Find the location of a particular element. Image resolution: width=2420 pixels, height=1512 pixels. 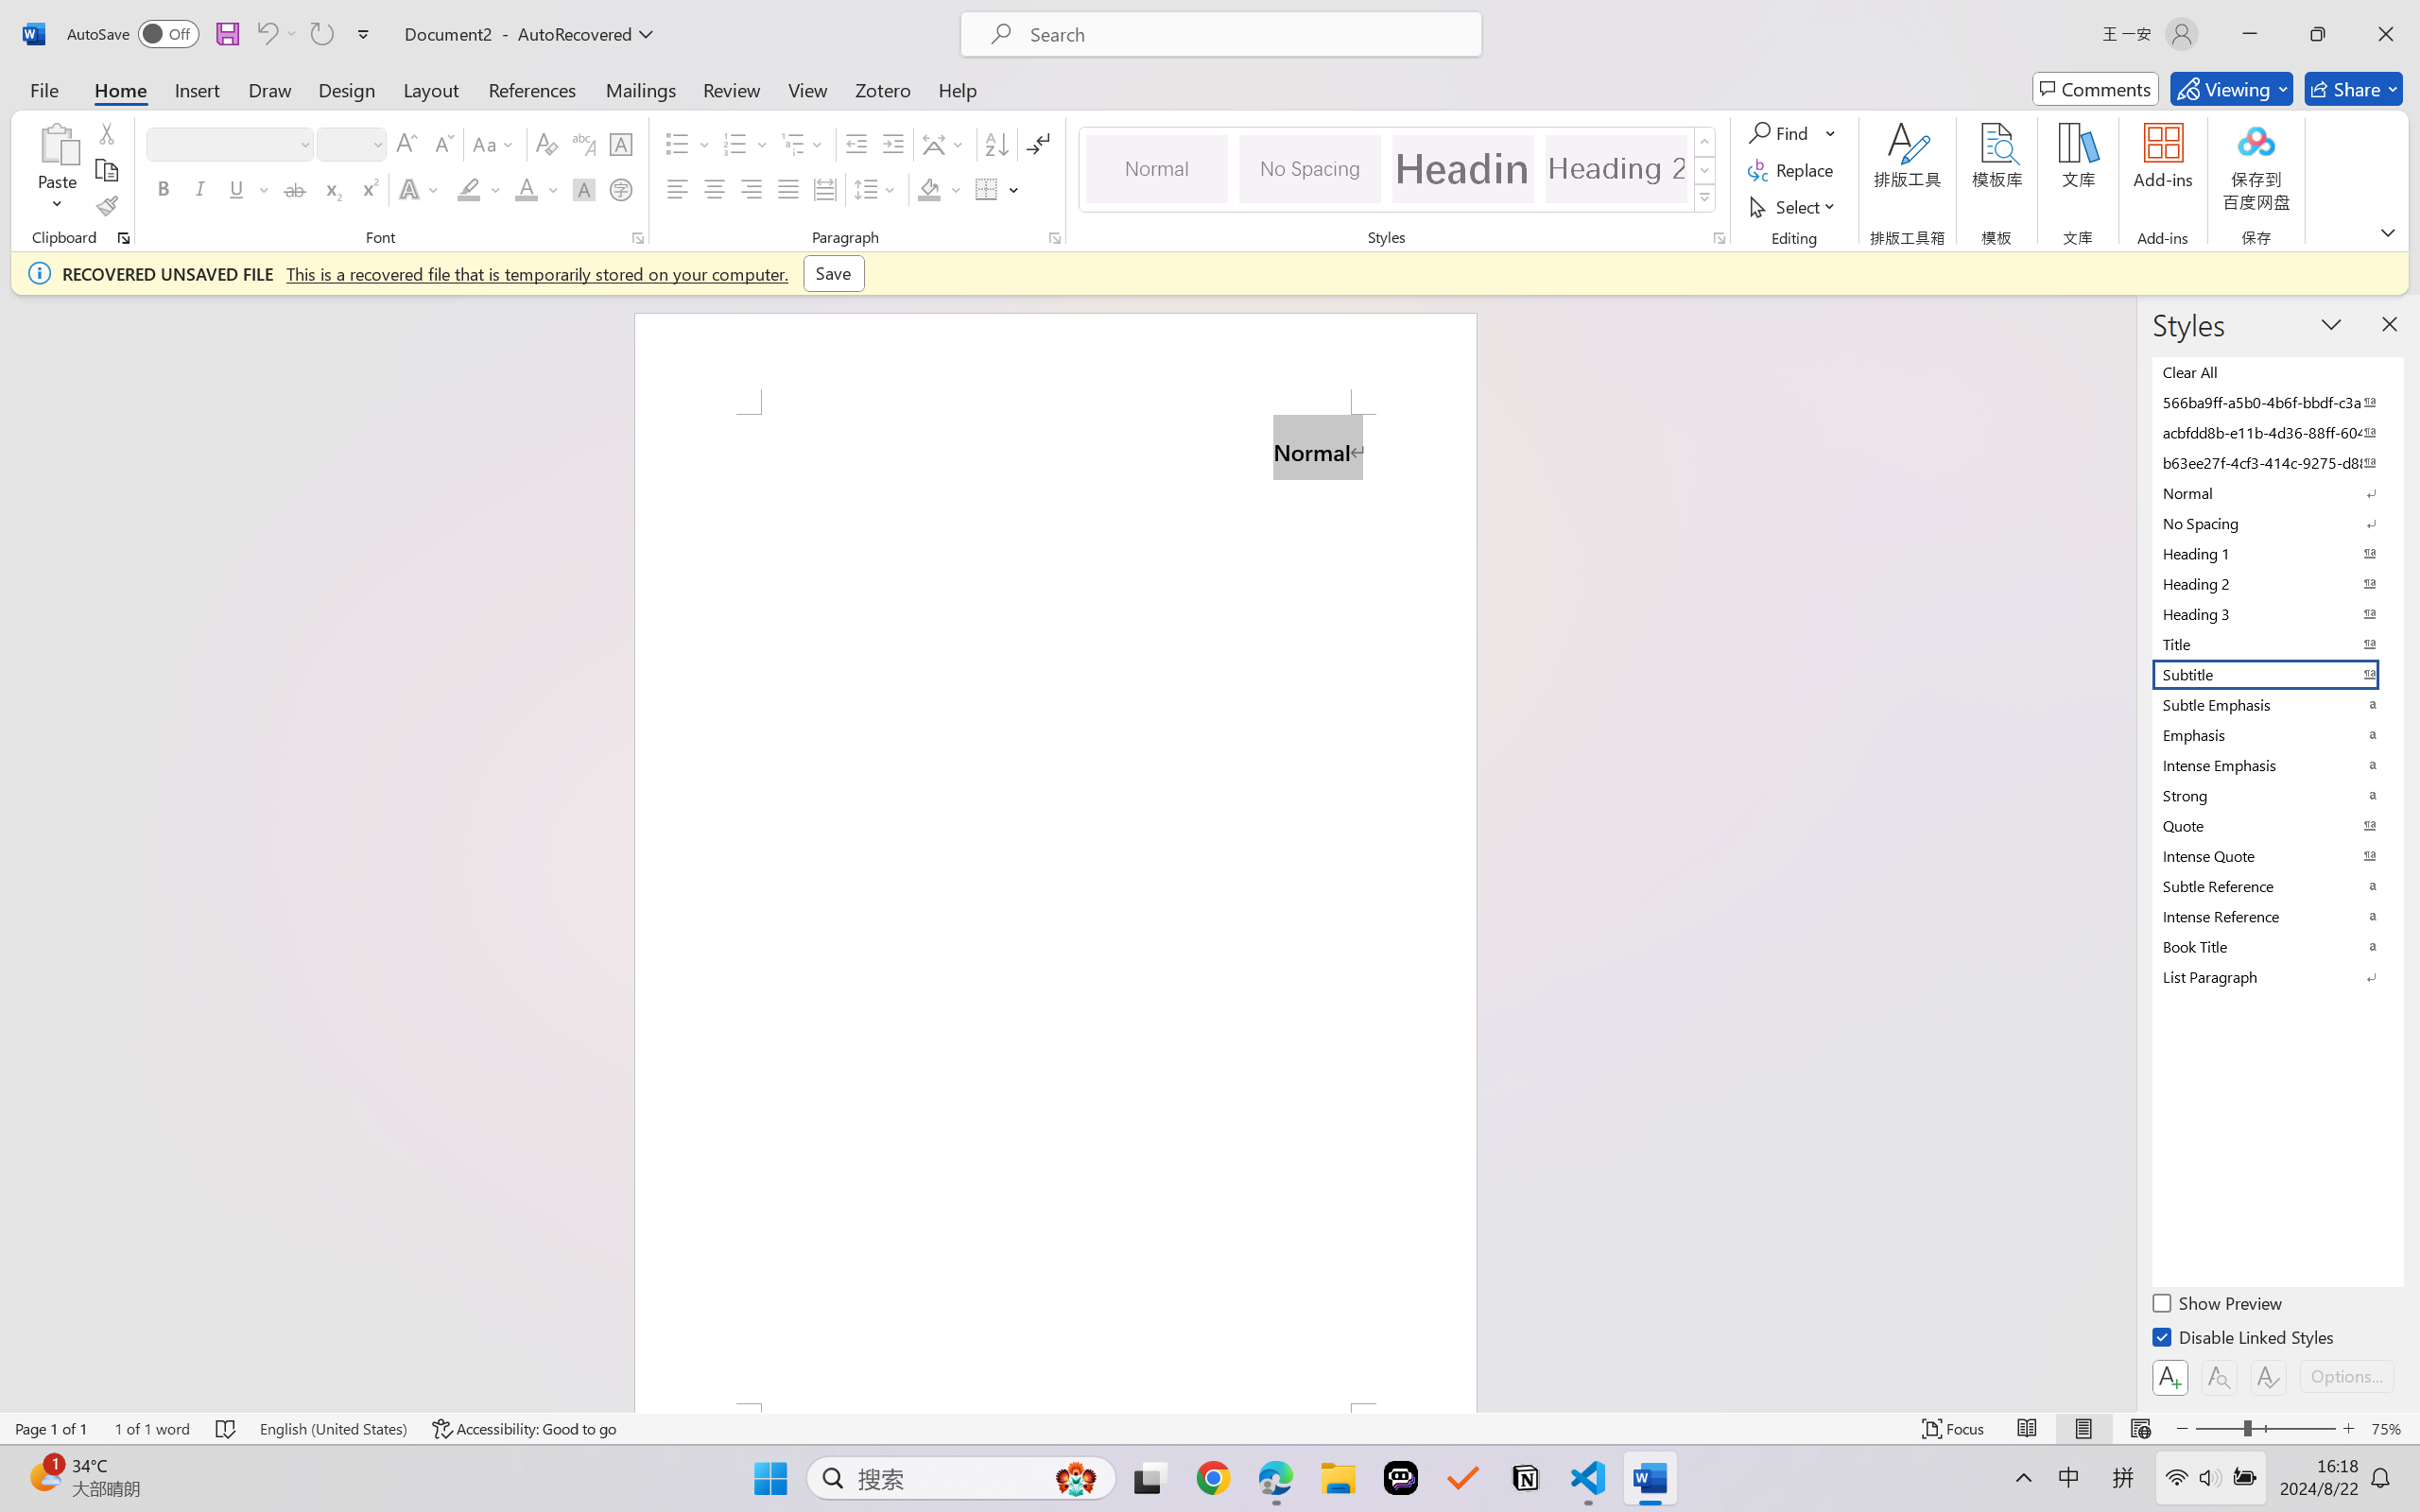

'Align Right' is located at coordinates (752, 188).